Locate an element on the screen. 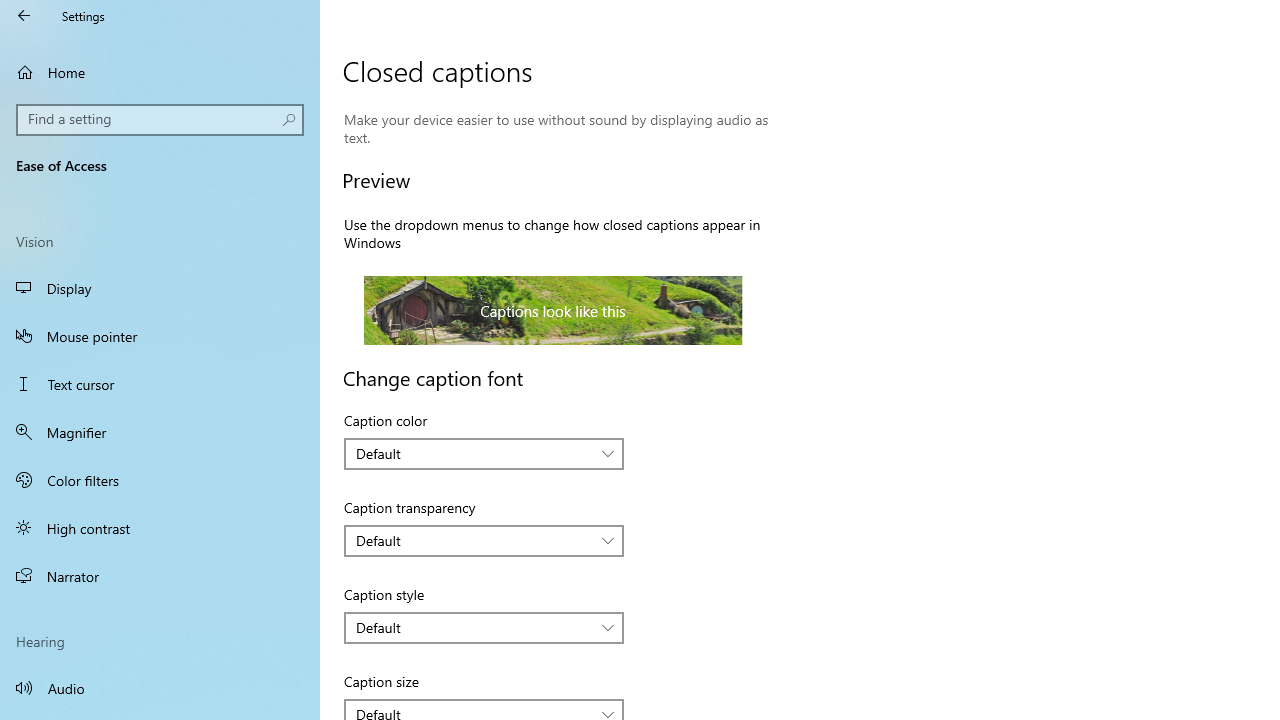 This screenshot has width=1280, height=720. 'Magnifier' is located at coordinates (160, 431).